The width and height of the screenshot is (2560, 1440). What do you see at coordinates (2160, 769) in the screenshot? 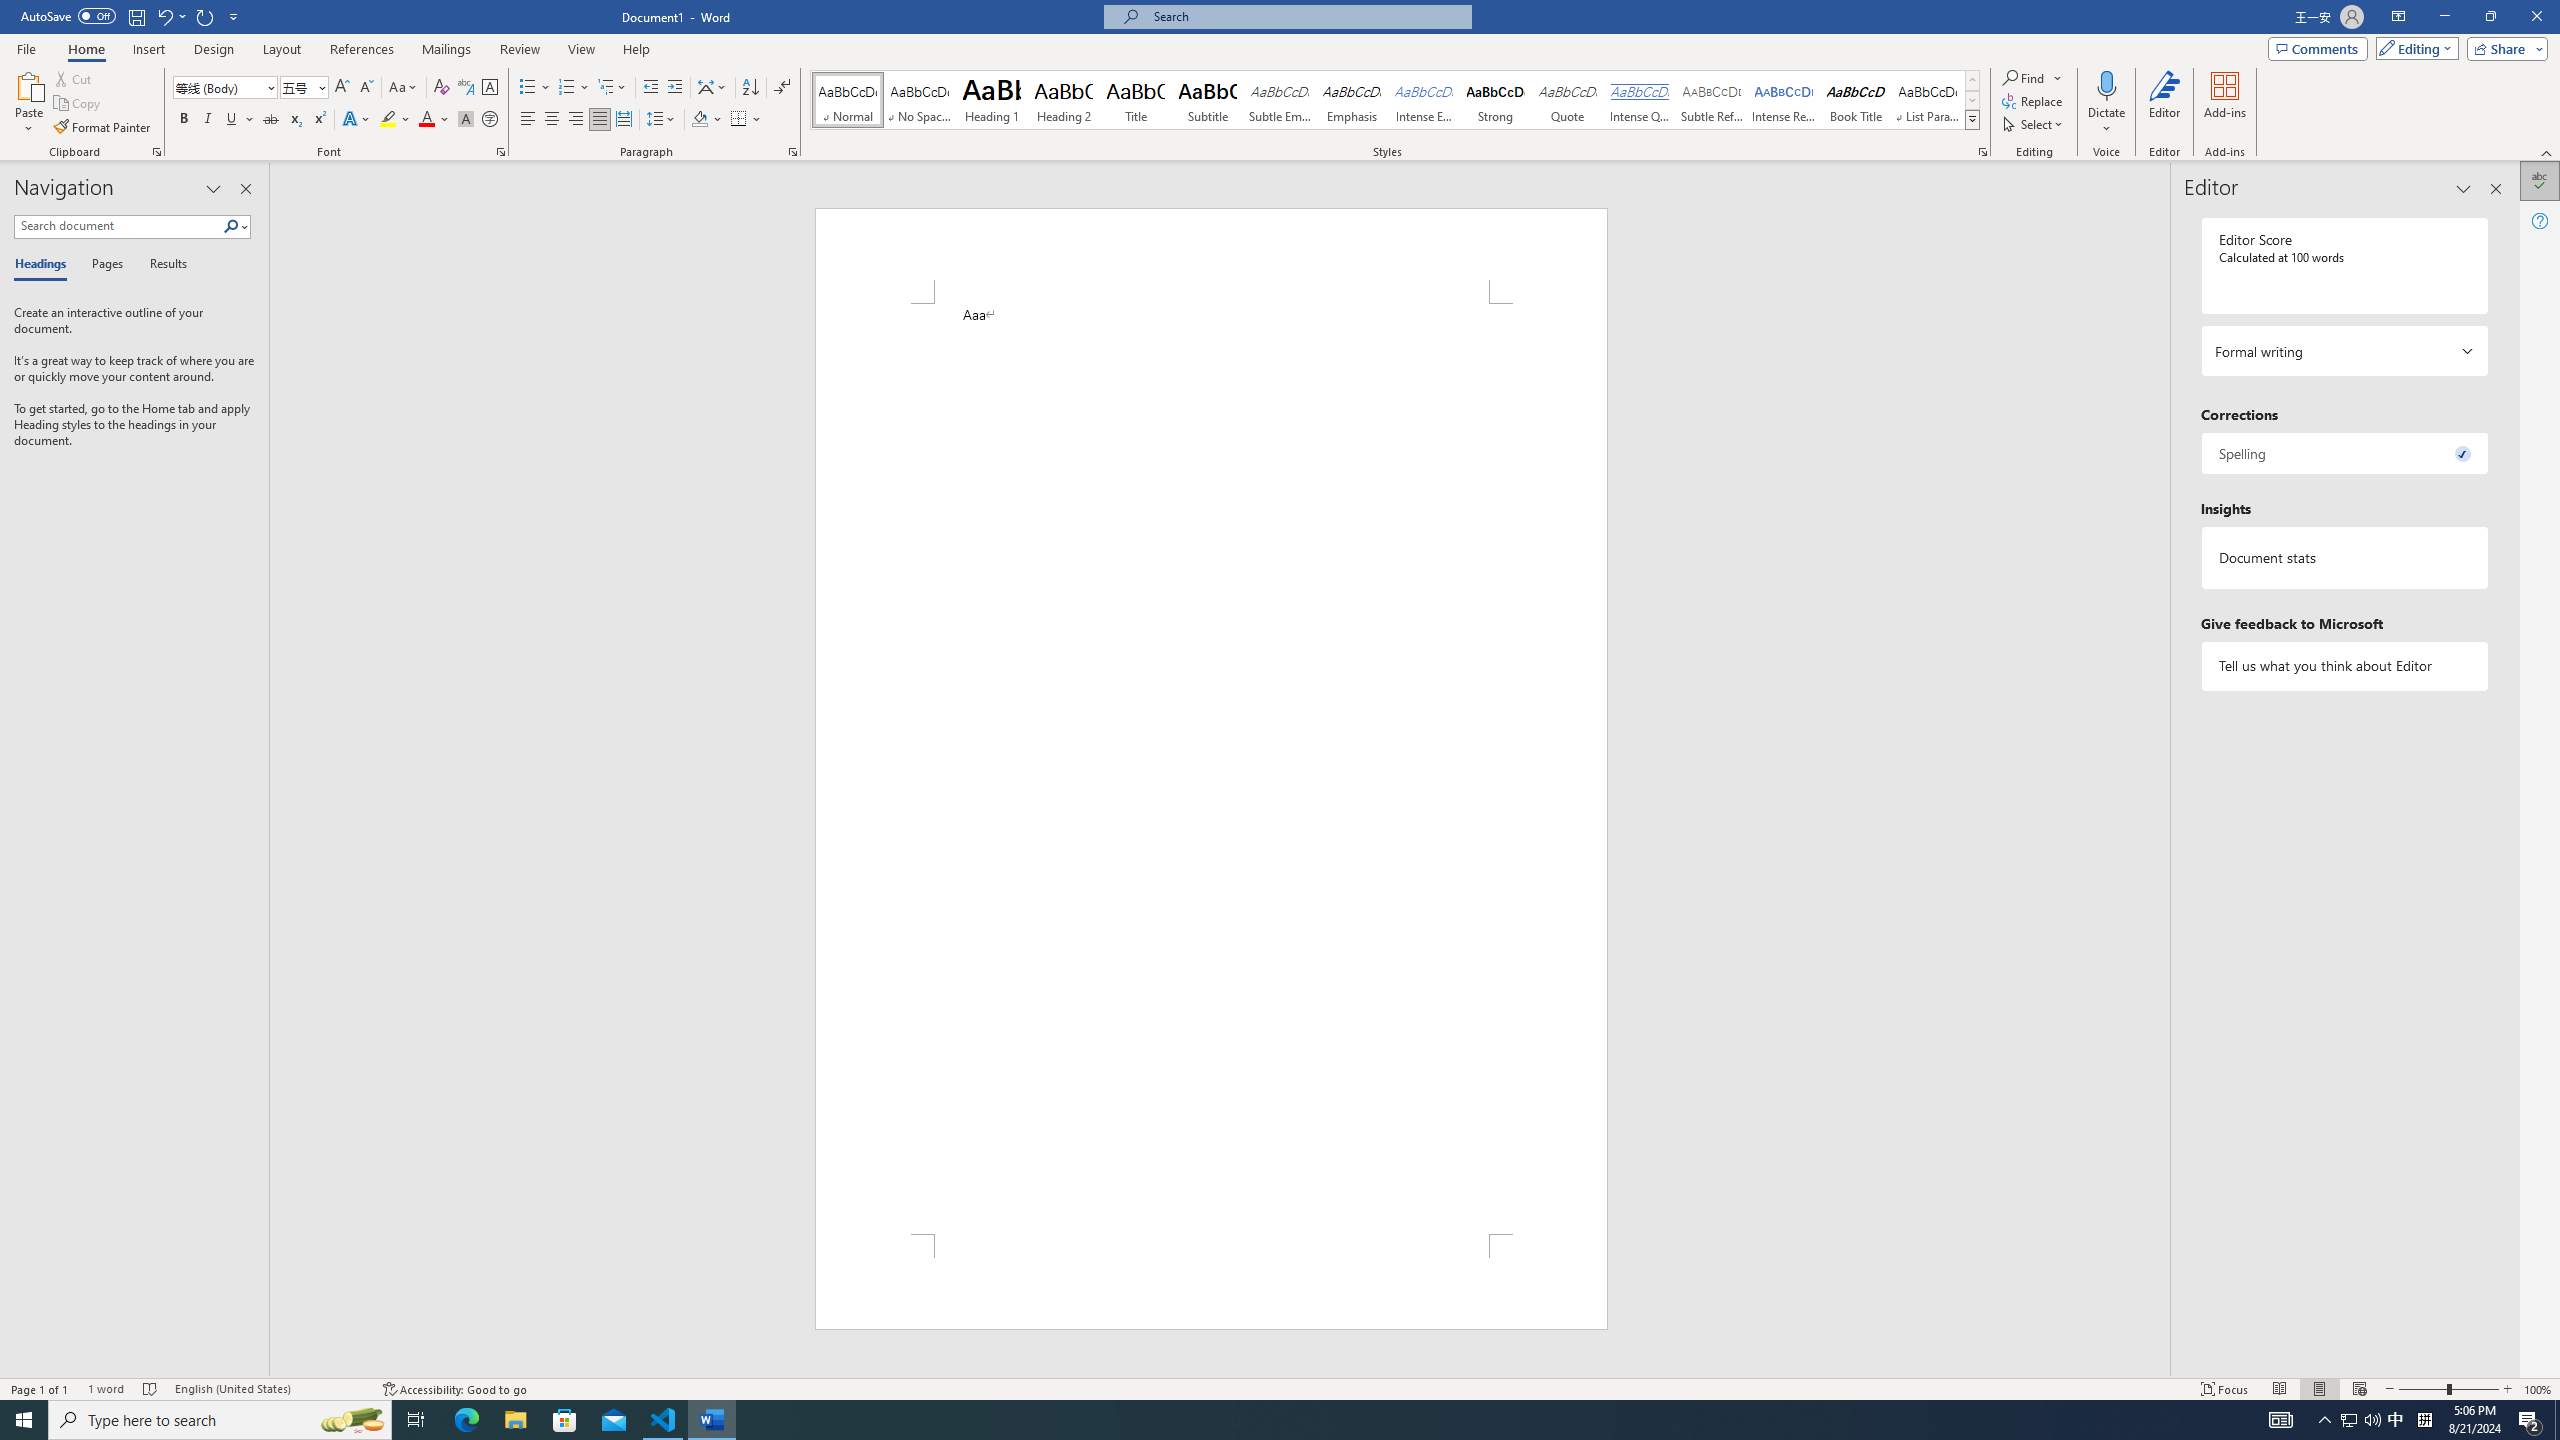
I see `'Class: NetUIScrollBar'` at bounding box center [2160, 769].